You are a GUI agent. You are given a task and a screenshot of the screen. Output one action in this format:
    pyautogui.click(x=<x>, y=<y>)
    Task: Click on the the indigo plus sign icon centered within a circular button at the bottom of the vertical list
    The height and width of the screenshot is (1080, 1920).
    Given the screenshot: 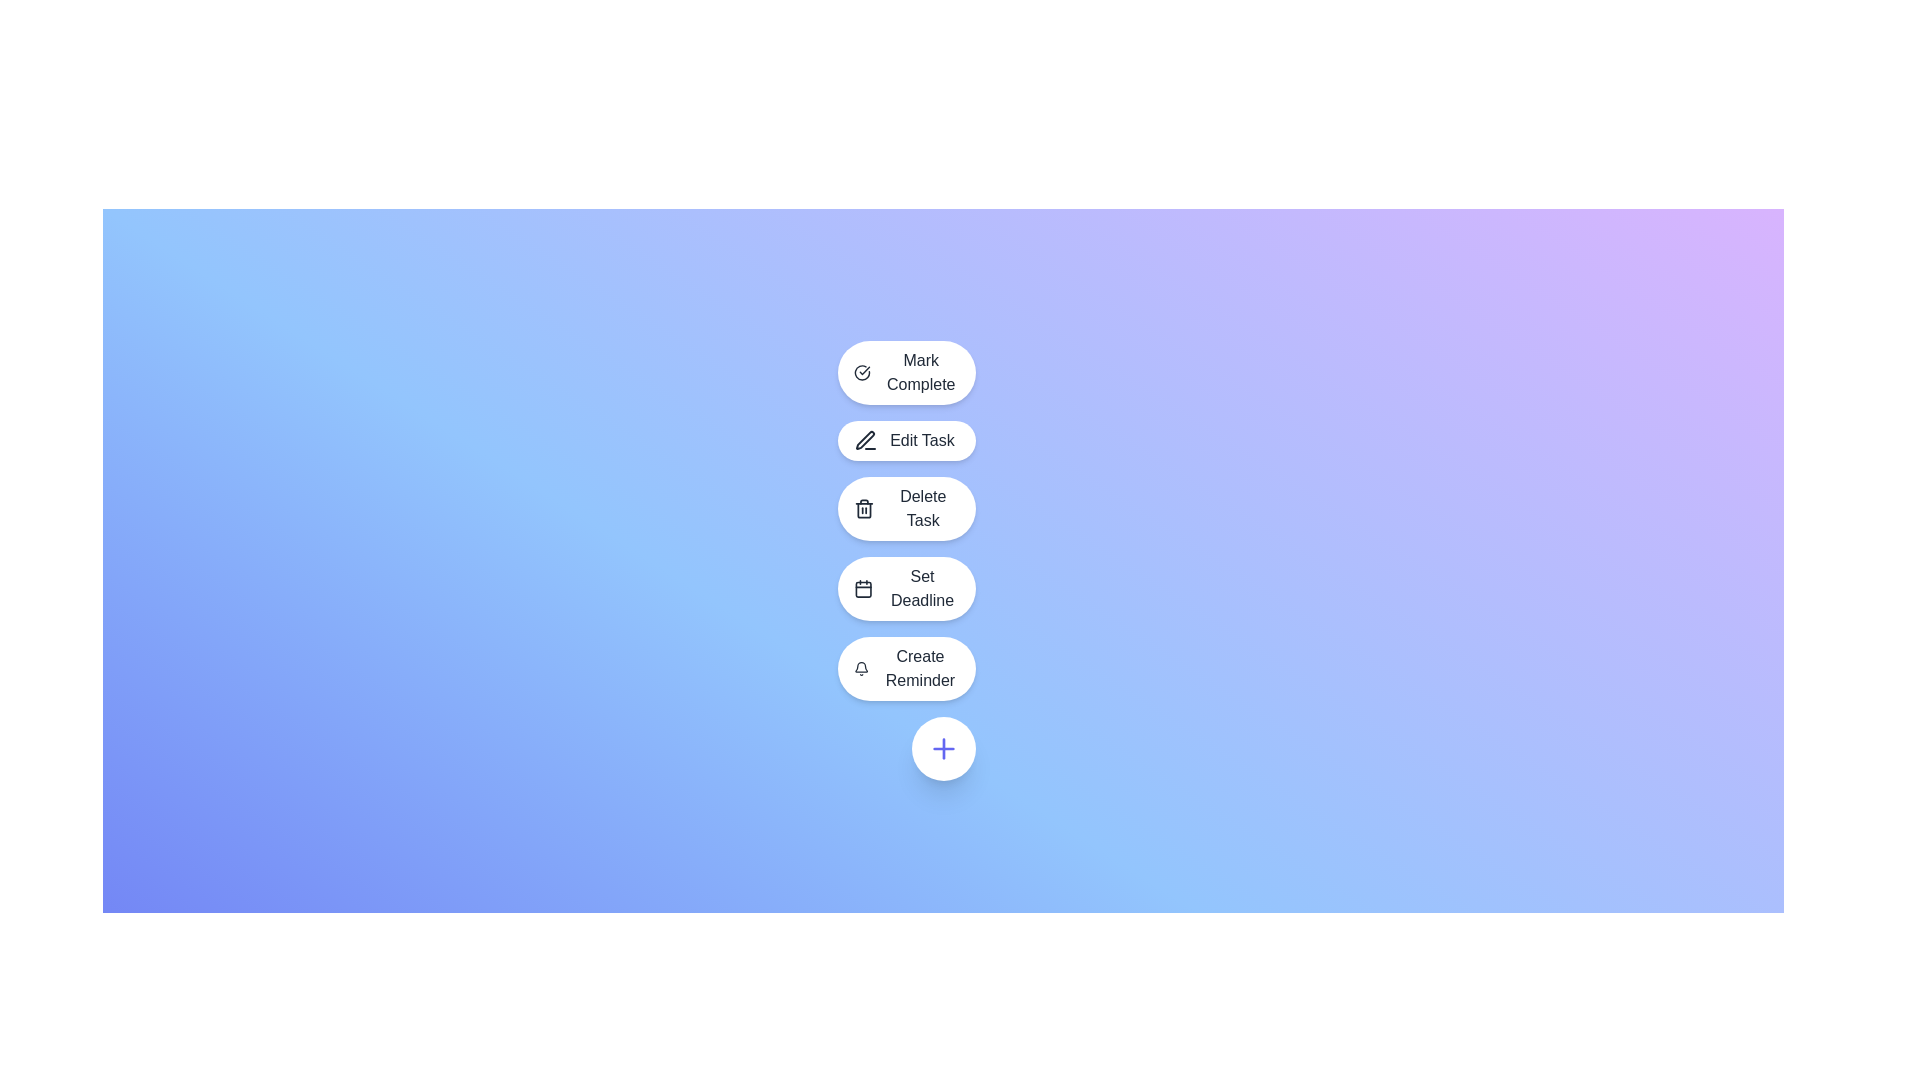 What is the action you would take?
    pyautogui.click(x=942, y=748)
    